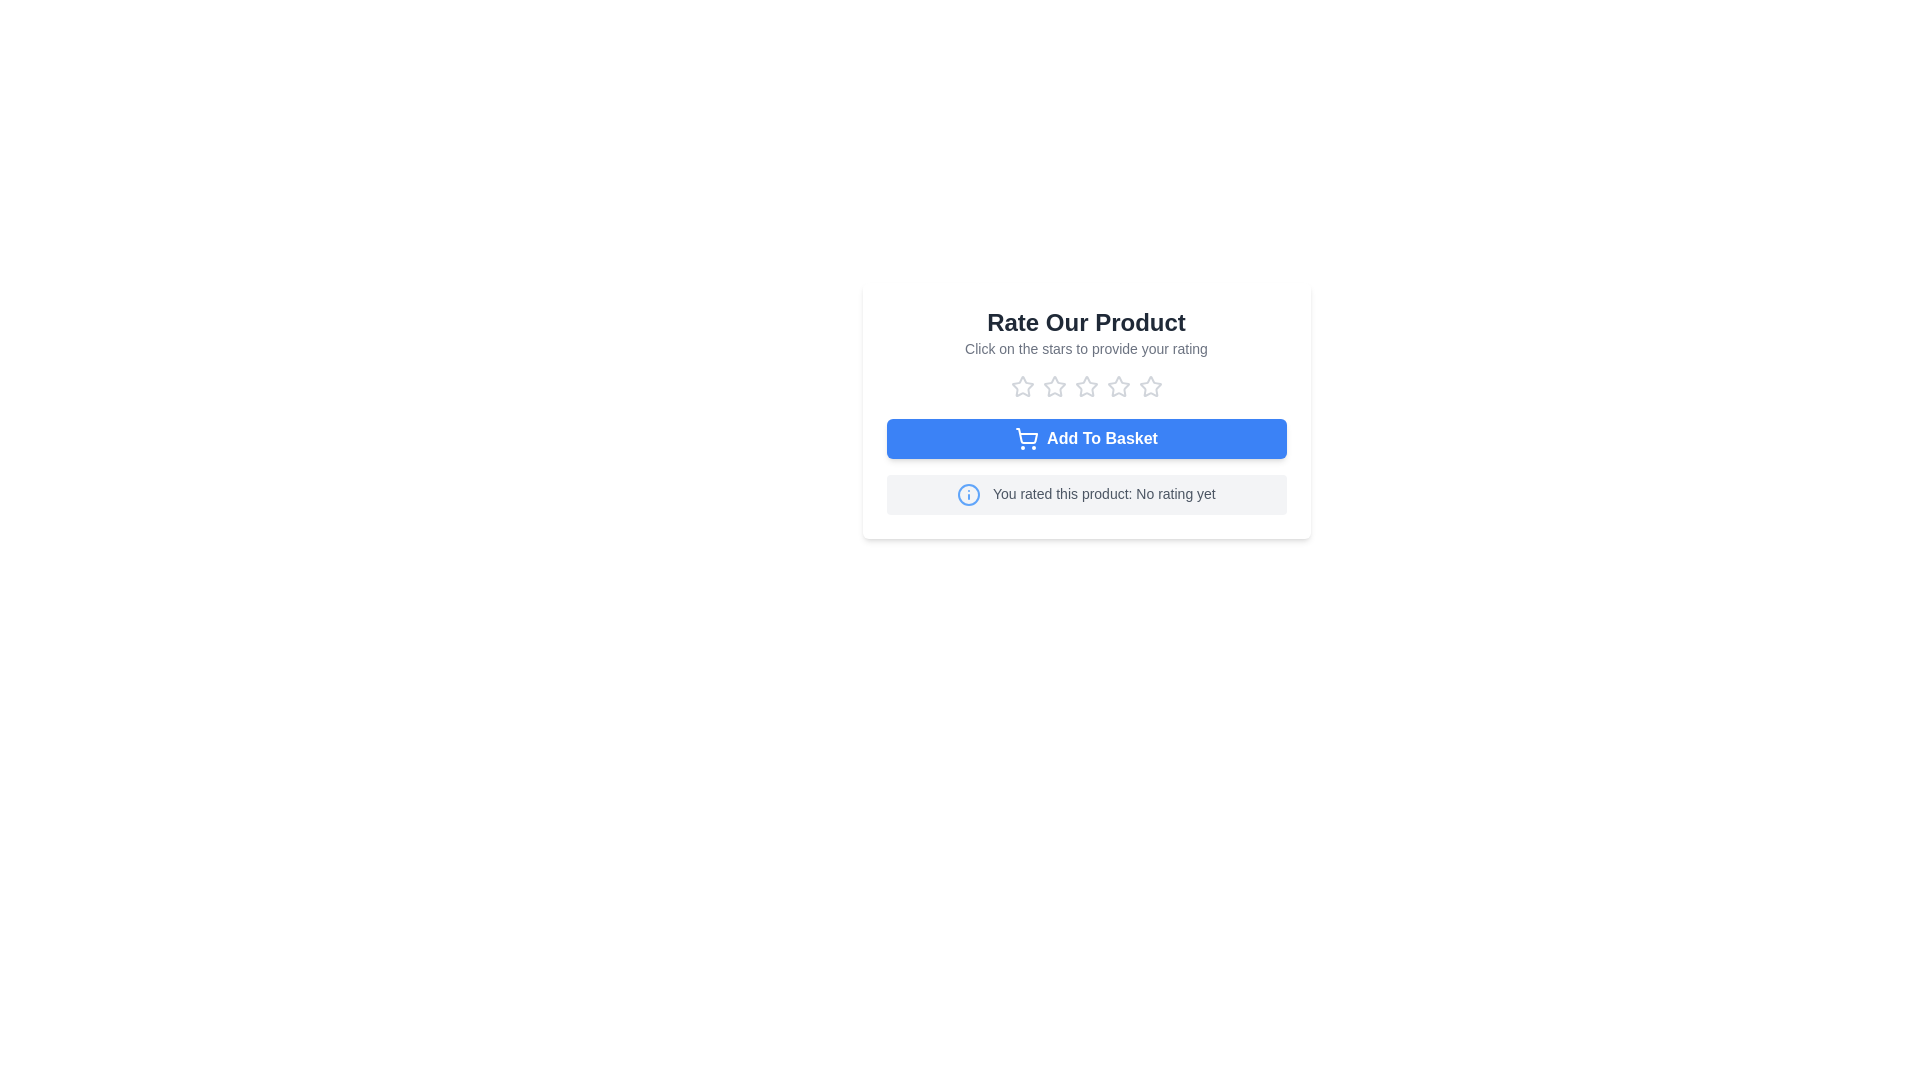  Describe the element at coordinates (1150, 385) in the screenshot. I see `the fifth star icon in the rating section located beneath the 'Rate Our Product' header` at that location.